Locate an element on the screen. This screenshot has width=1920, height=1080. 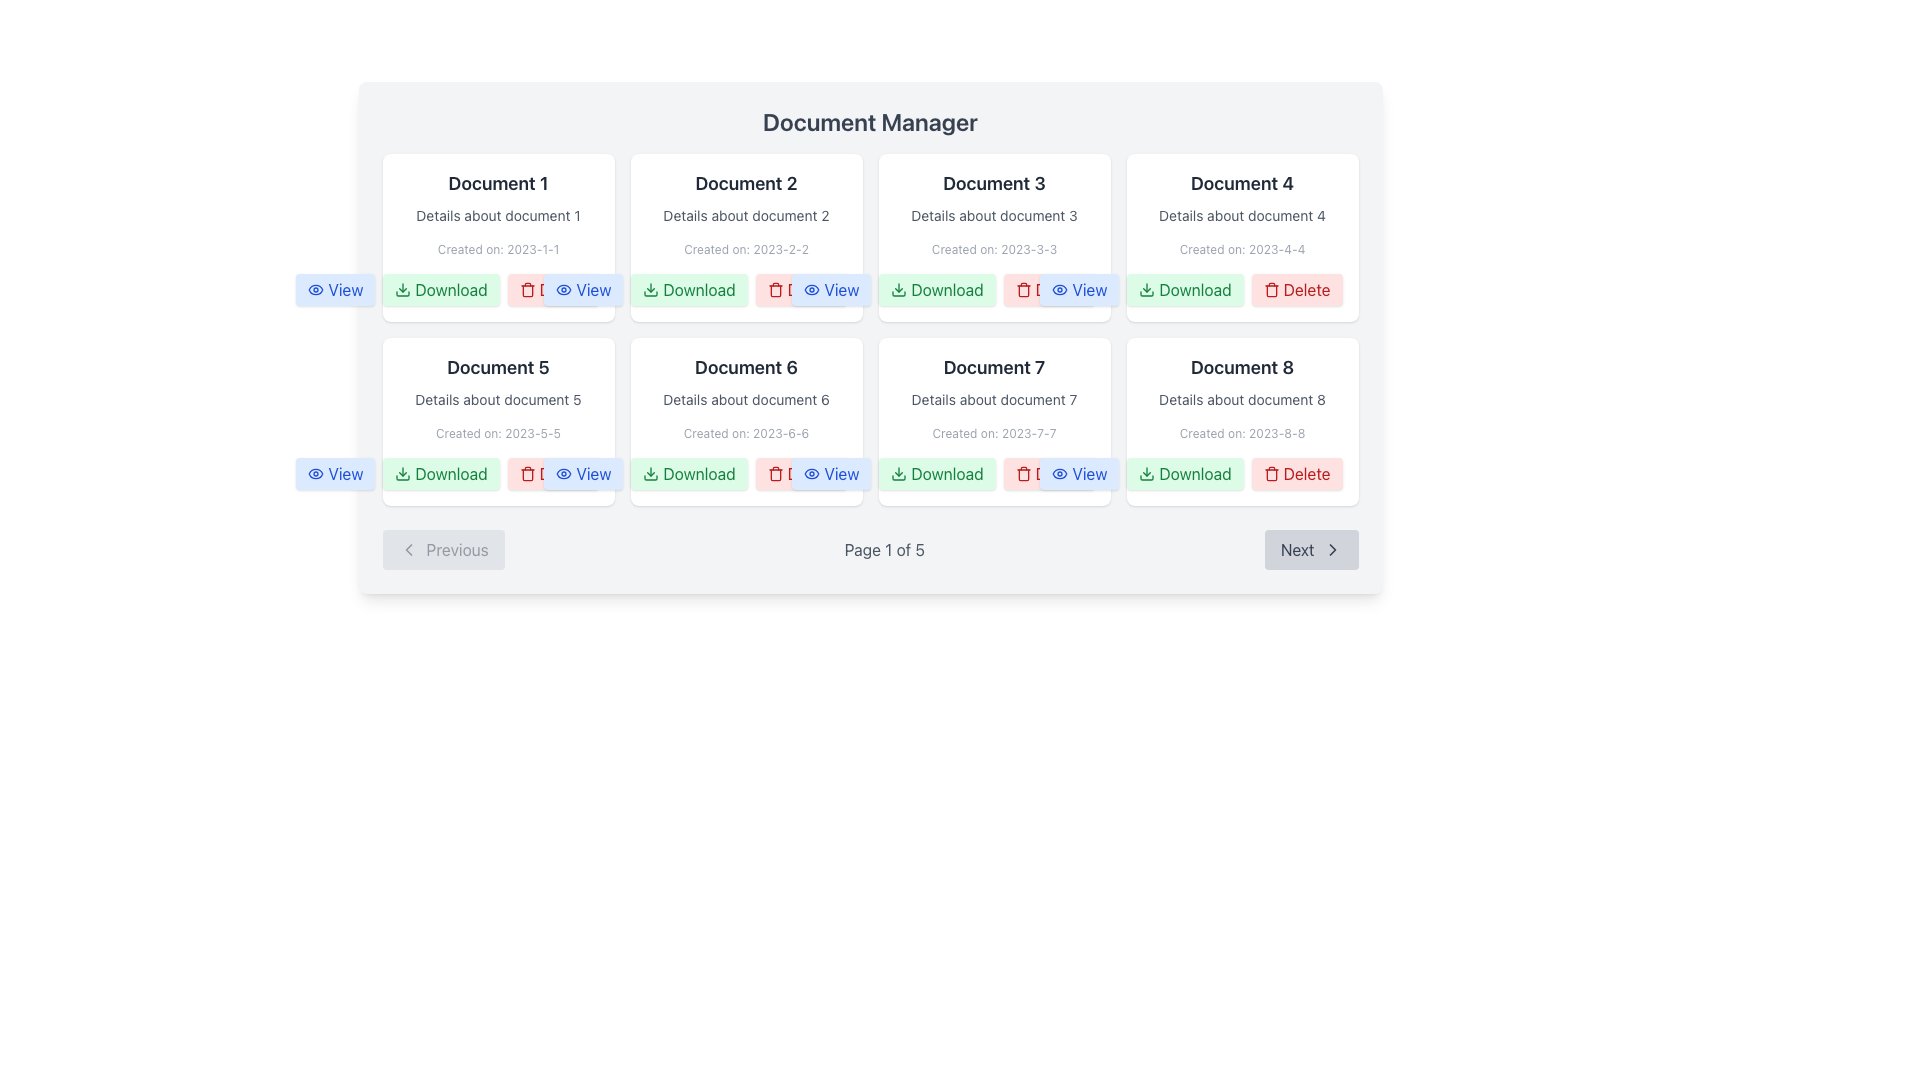
the static text label that reads 'Details about document 4.' located below the title 'Document 4' and above the creation date is located at coordinates (1241, 216).